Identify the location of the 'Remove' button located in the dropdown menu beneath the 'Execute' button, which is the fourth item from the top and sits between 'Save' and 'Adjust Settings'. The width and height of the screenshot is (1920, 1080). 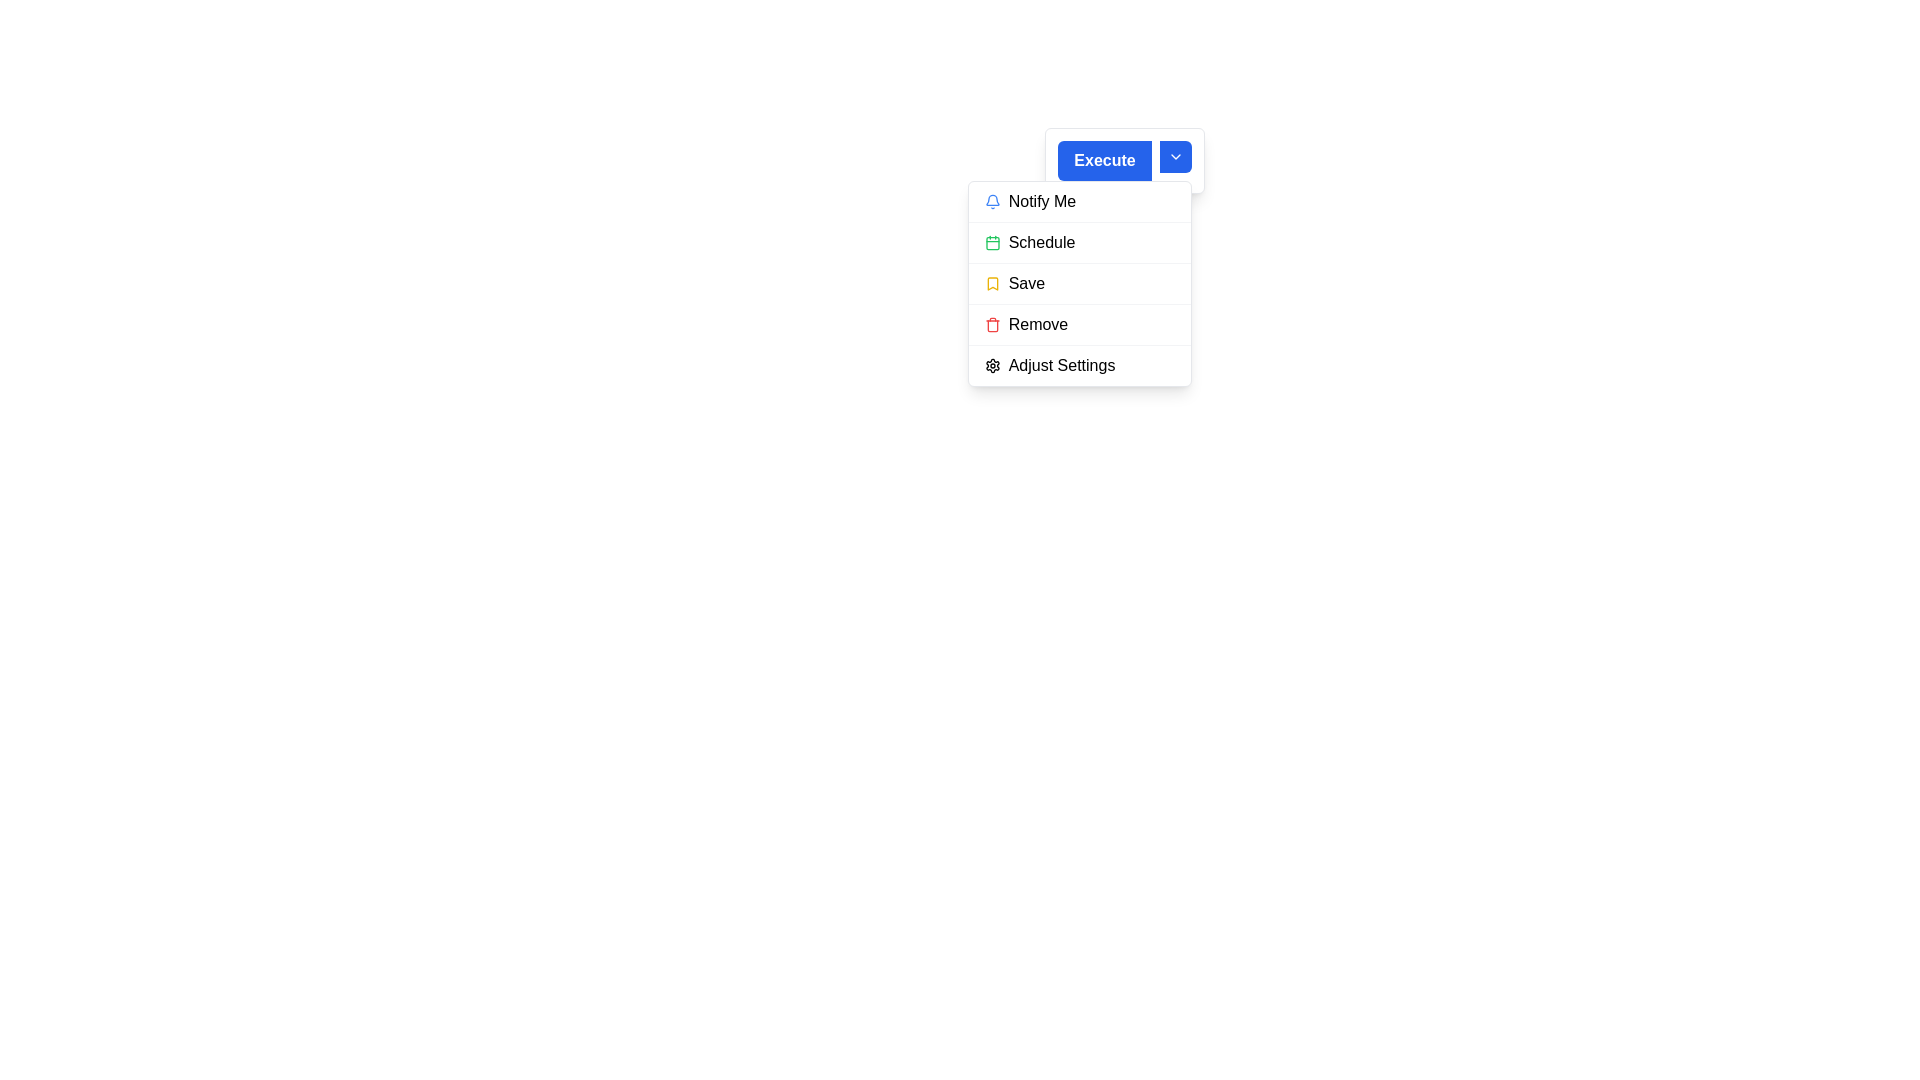
(1078, 323).